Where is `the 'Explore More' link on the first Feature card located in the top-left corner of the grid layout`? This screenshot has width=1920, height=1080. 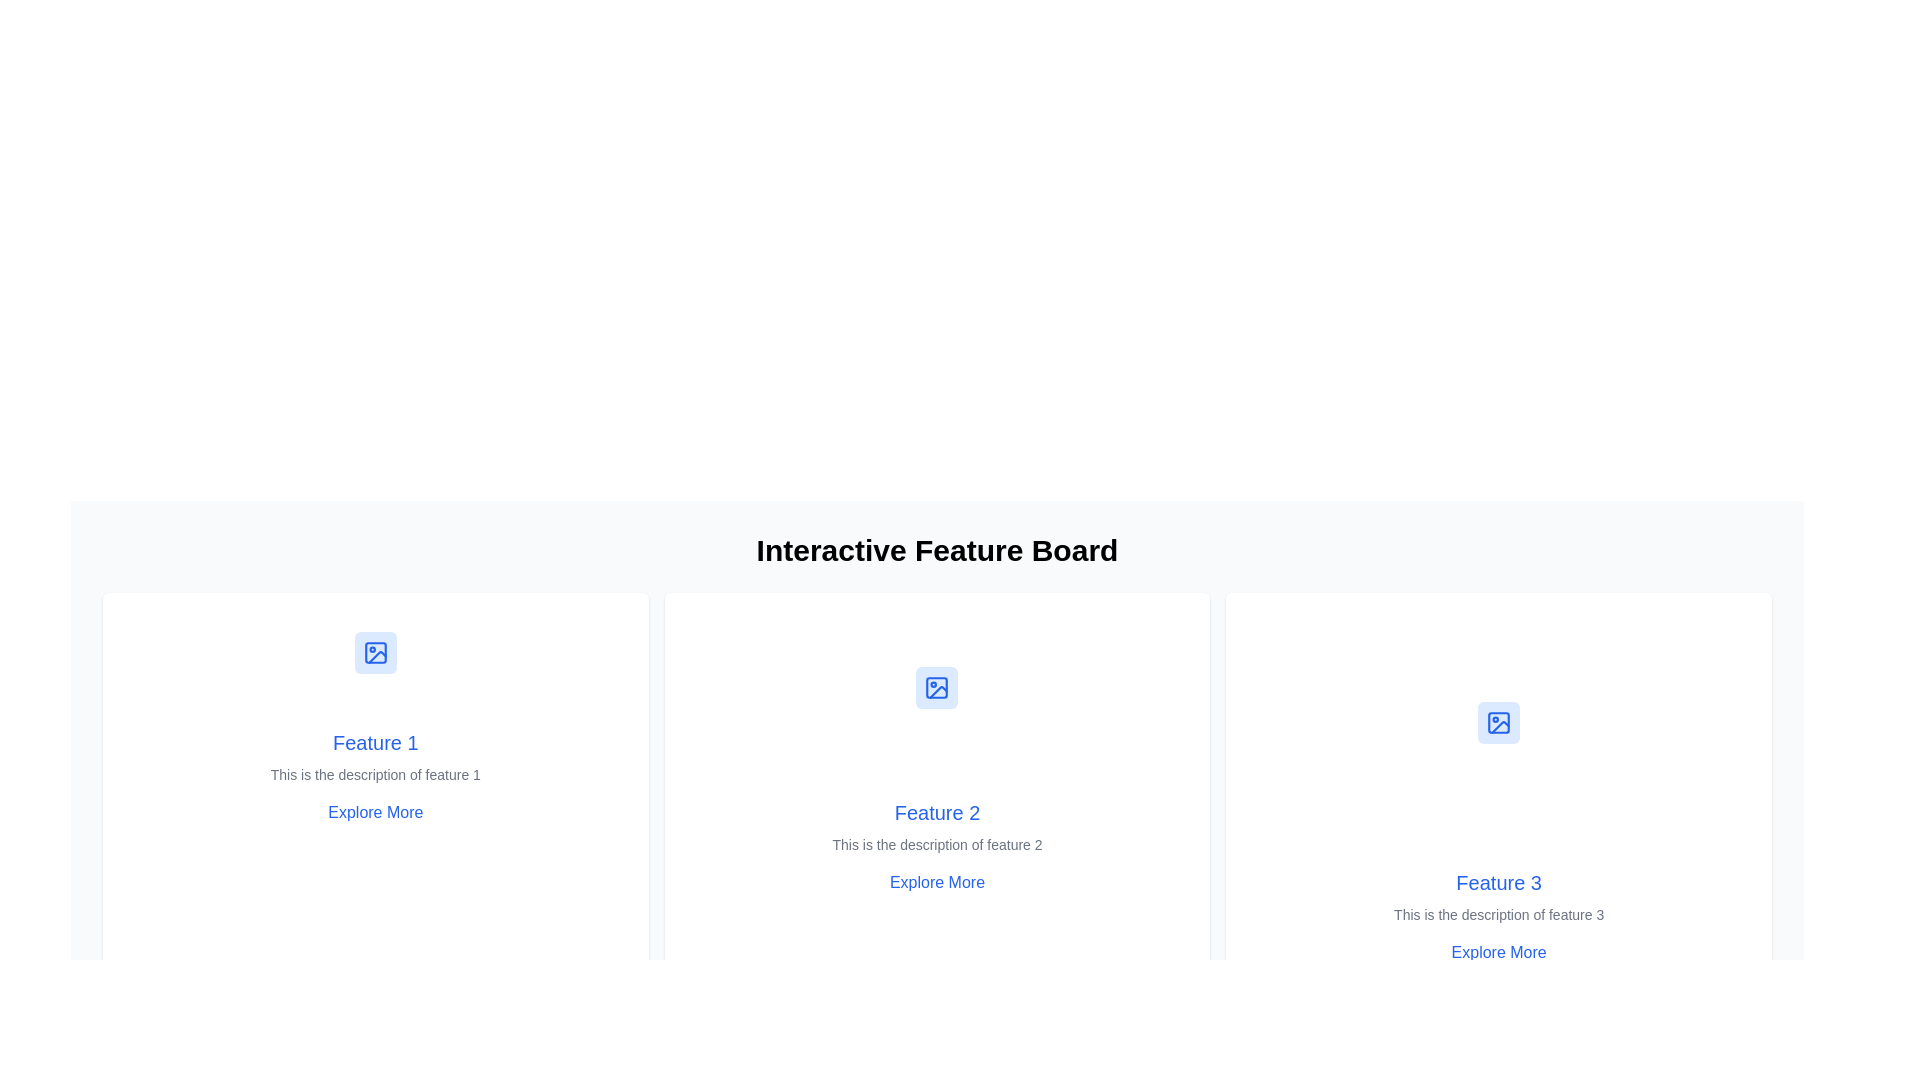 the 'Explore More' link on the first Feature card located in the top-left corner of the grid layout is located at coordinates (375, 785).